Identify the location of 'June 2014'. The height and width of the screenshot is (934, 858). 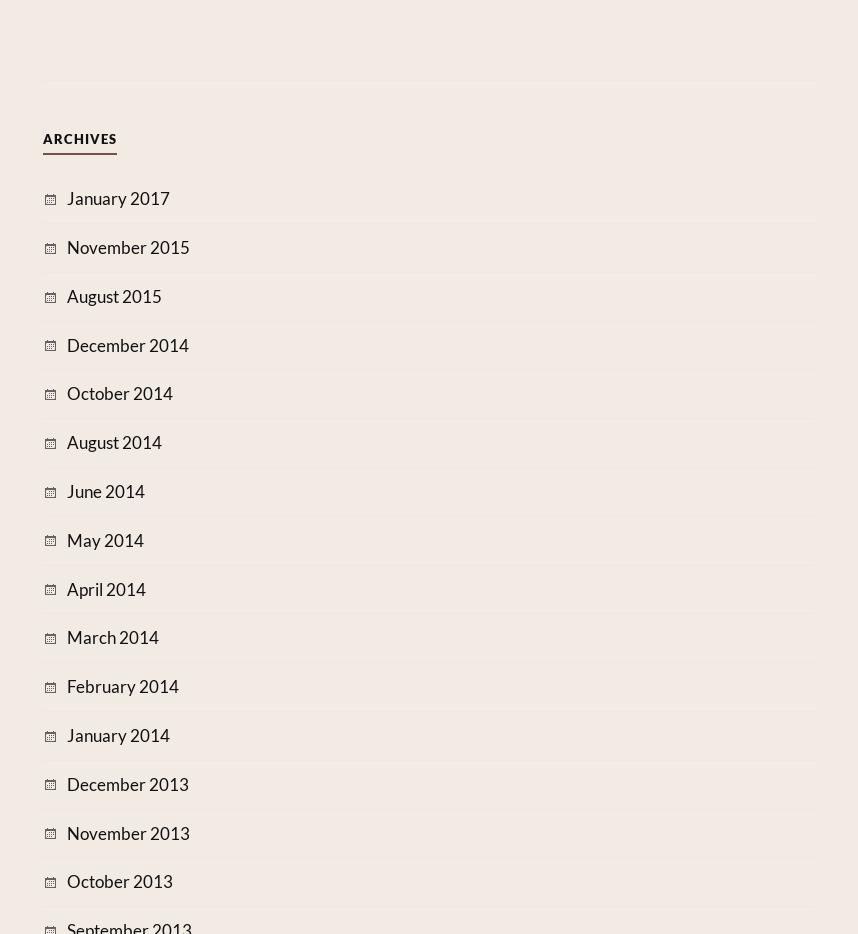
(105, 490).